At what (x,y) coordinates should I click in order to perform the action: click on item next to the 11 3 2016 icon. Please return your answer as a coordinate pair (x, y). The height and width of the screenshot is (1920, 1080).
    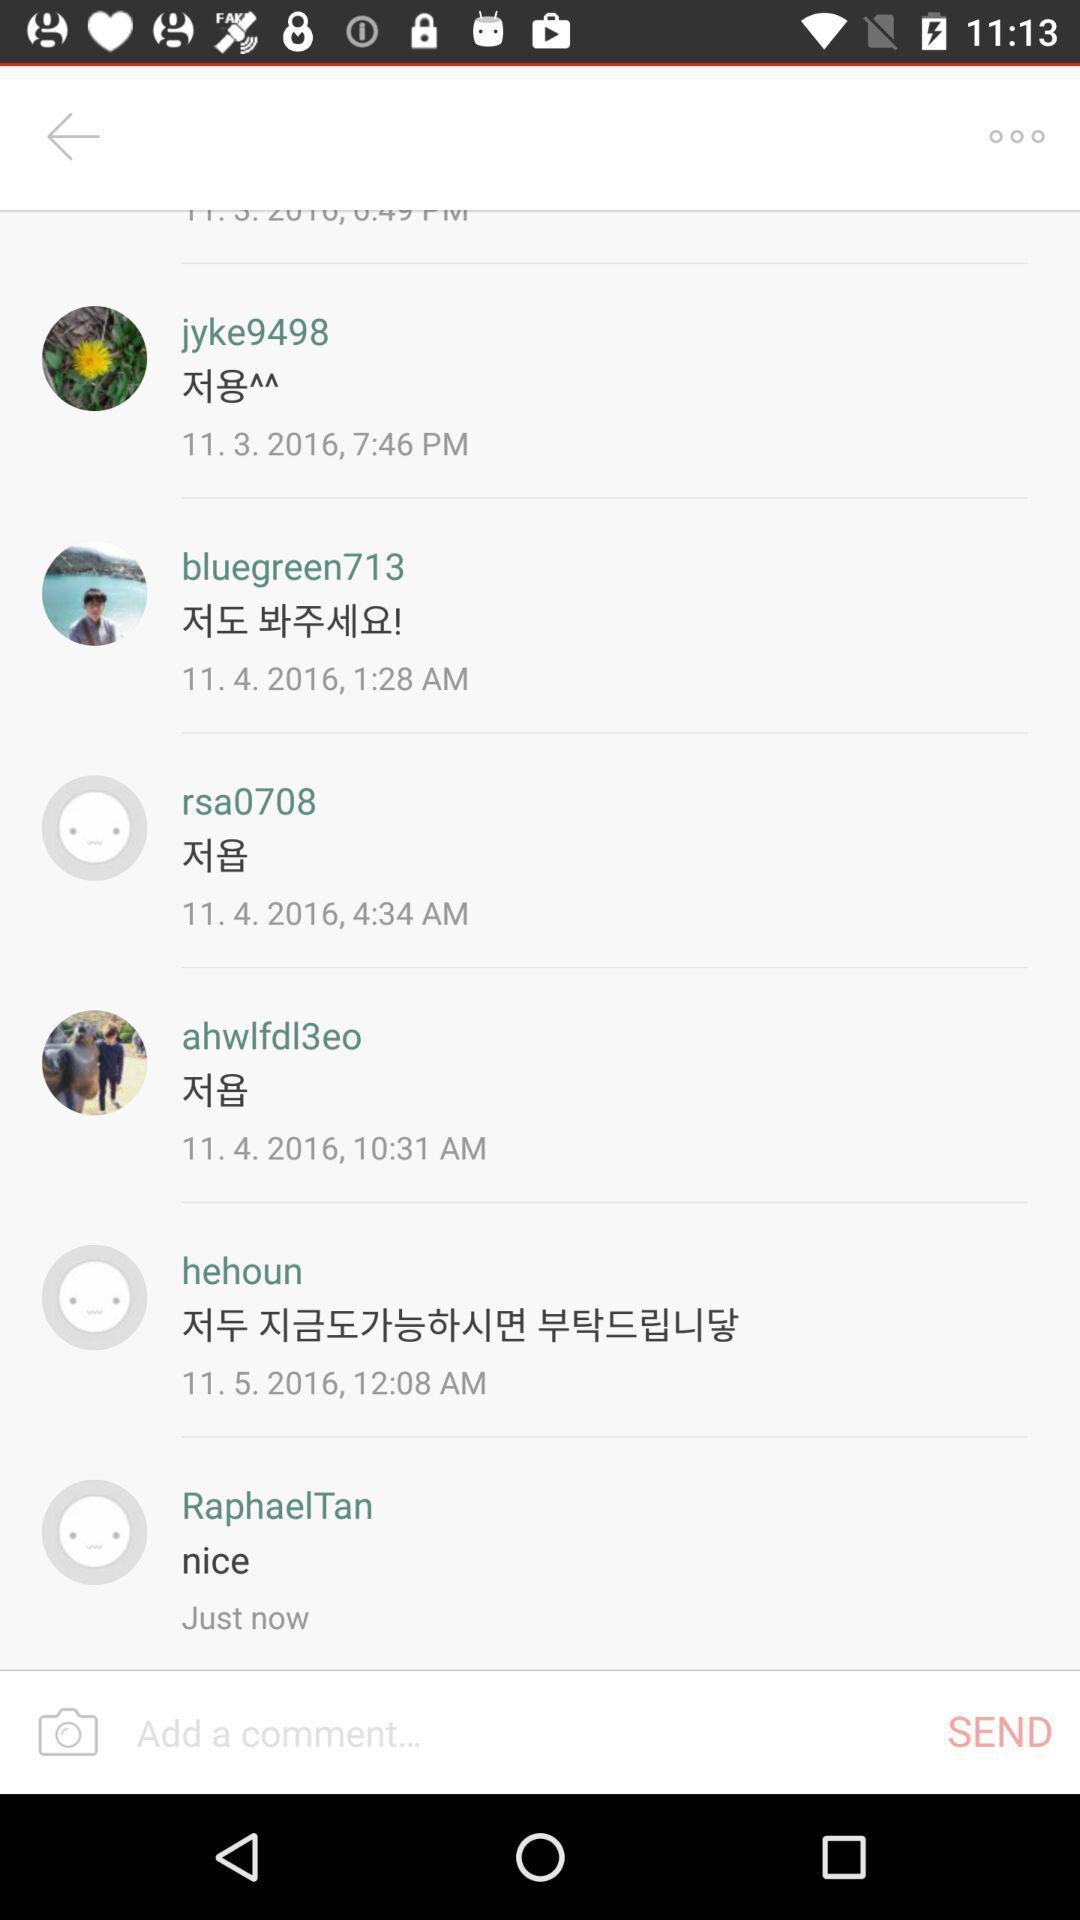
    Looking at the image, I should click on (1017, 135).